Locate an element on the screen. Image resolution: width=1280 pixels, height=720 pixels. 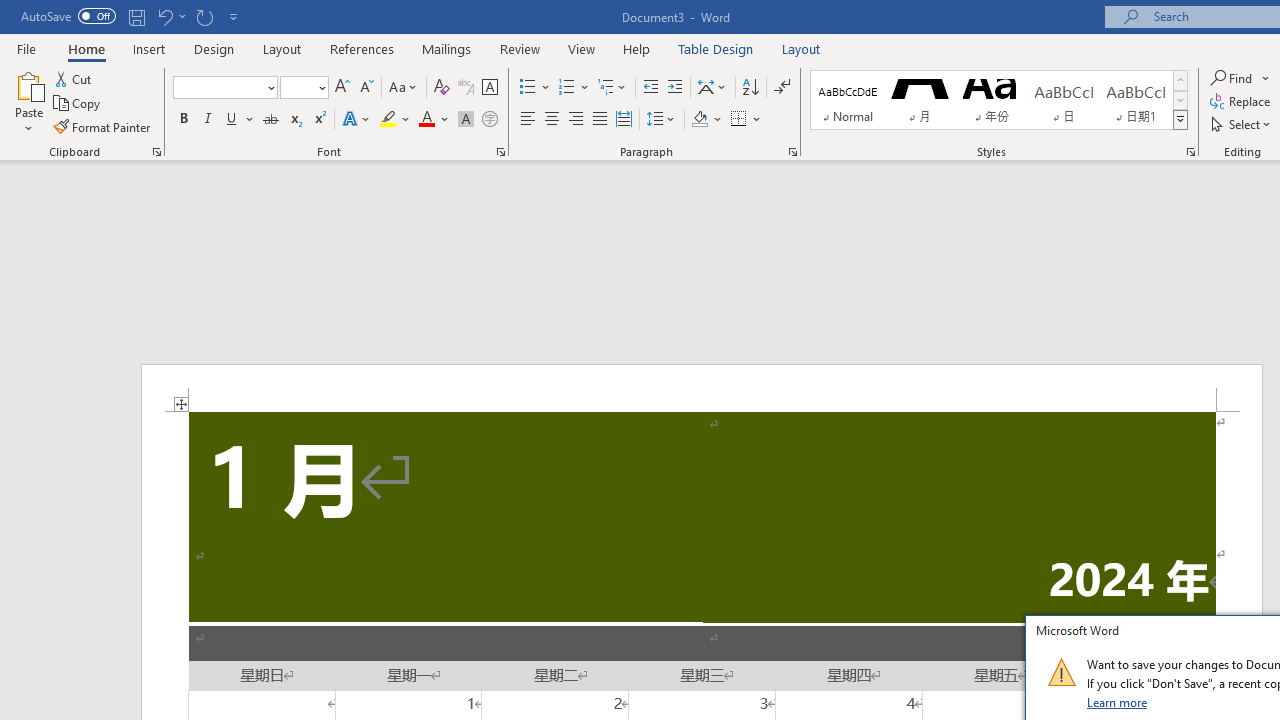
'Bold' is located at coordinates (183, 119).